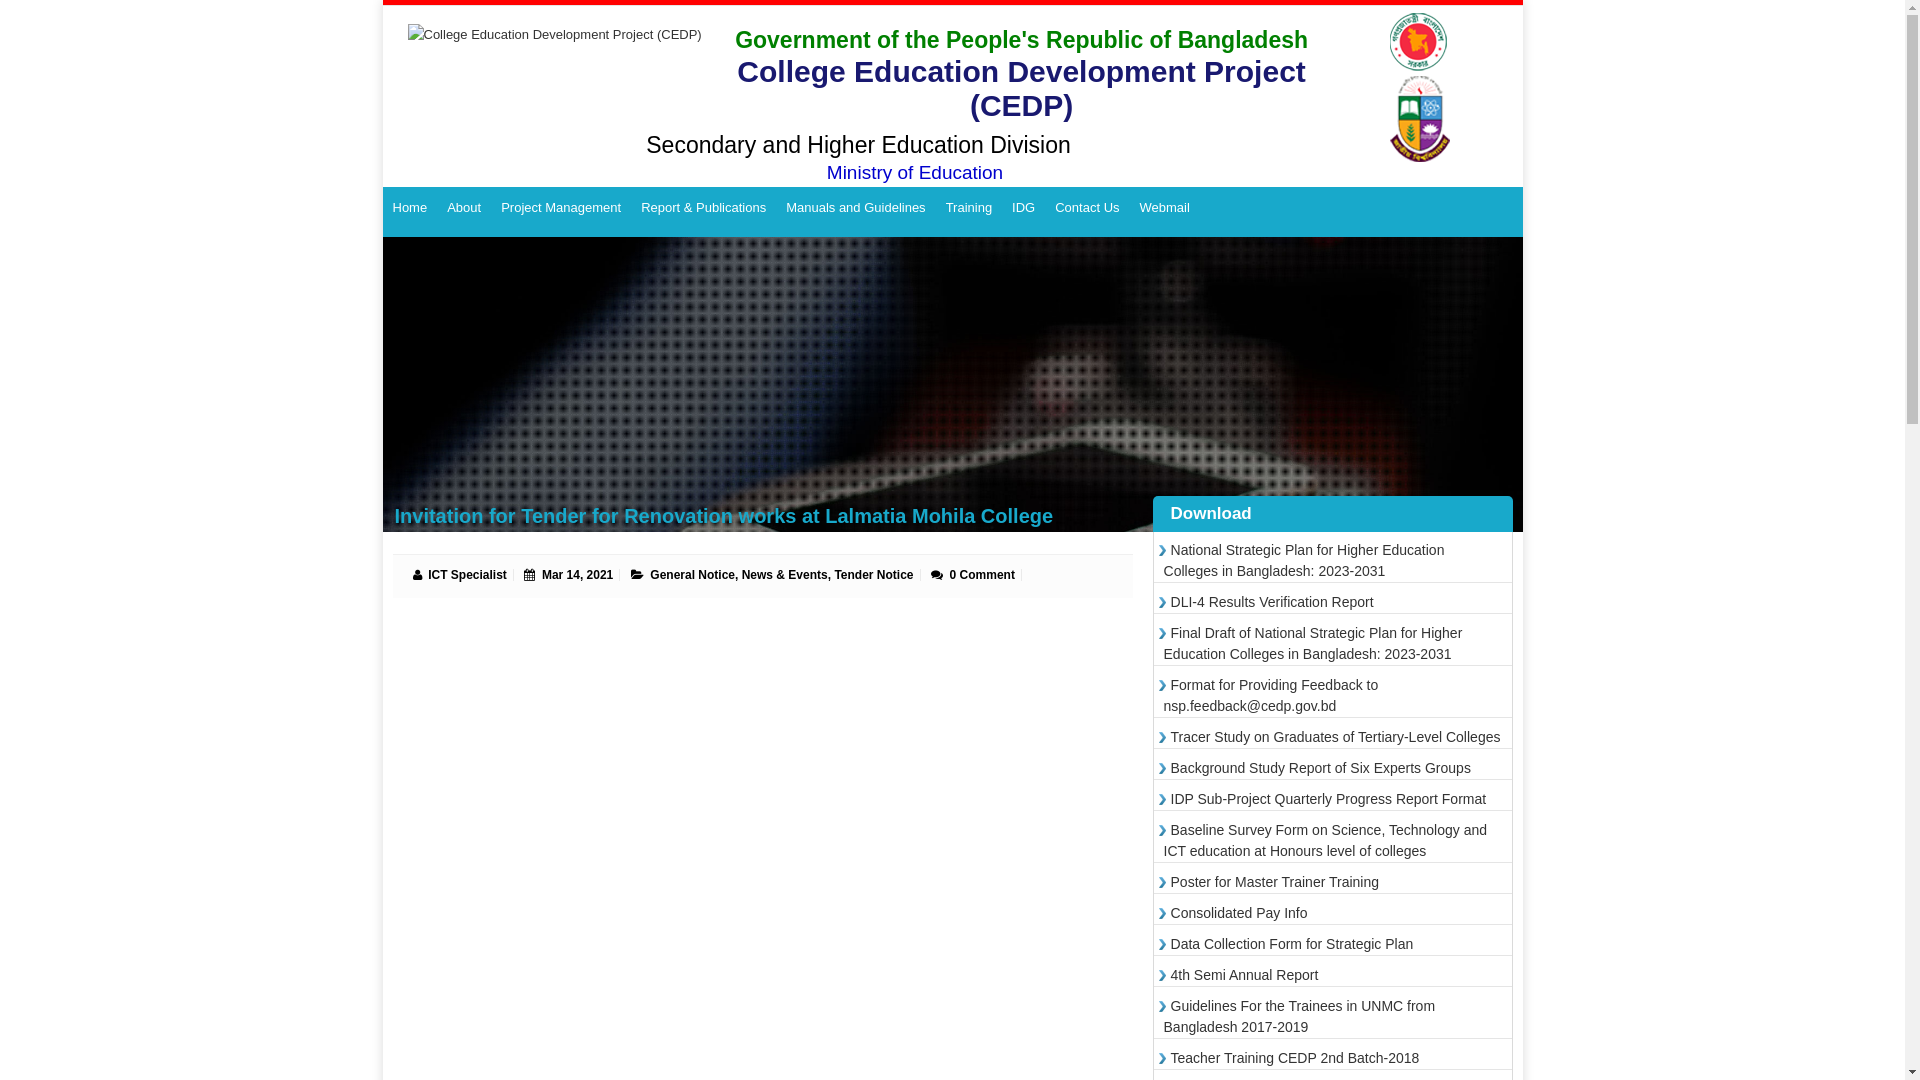  I want to click on 'Format for Providing Feedback to nsp.feedback@cedp.gov.bd', so click(1270, 694).